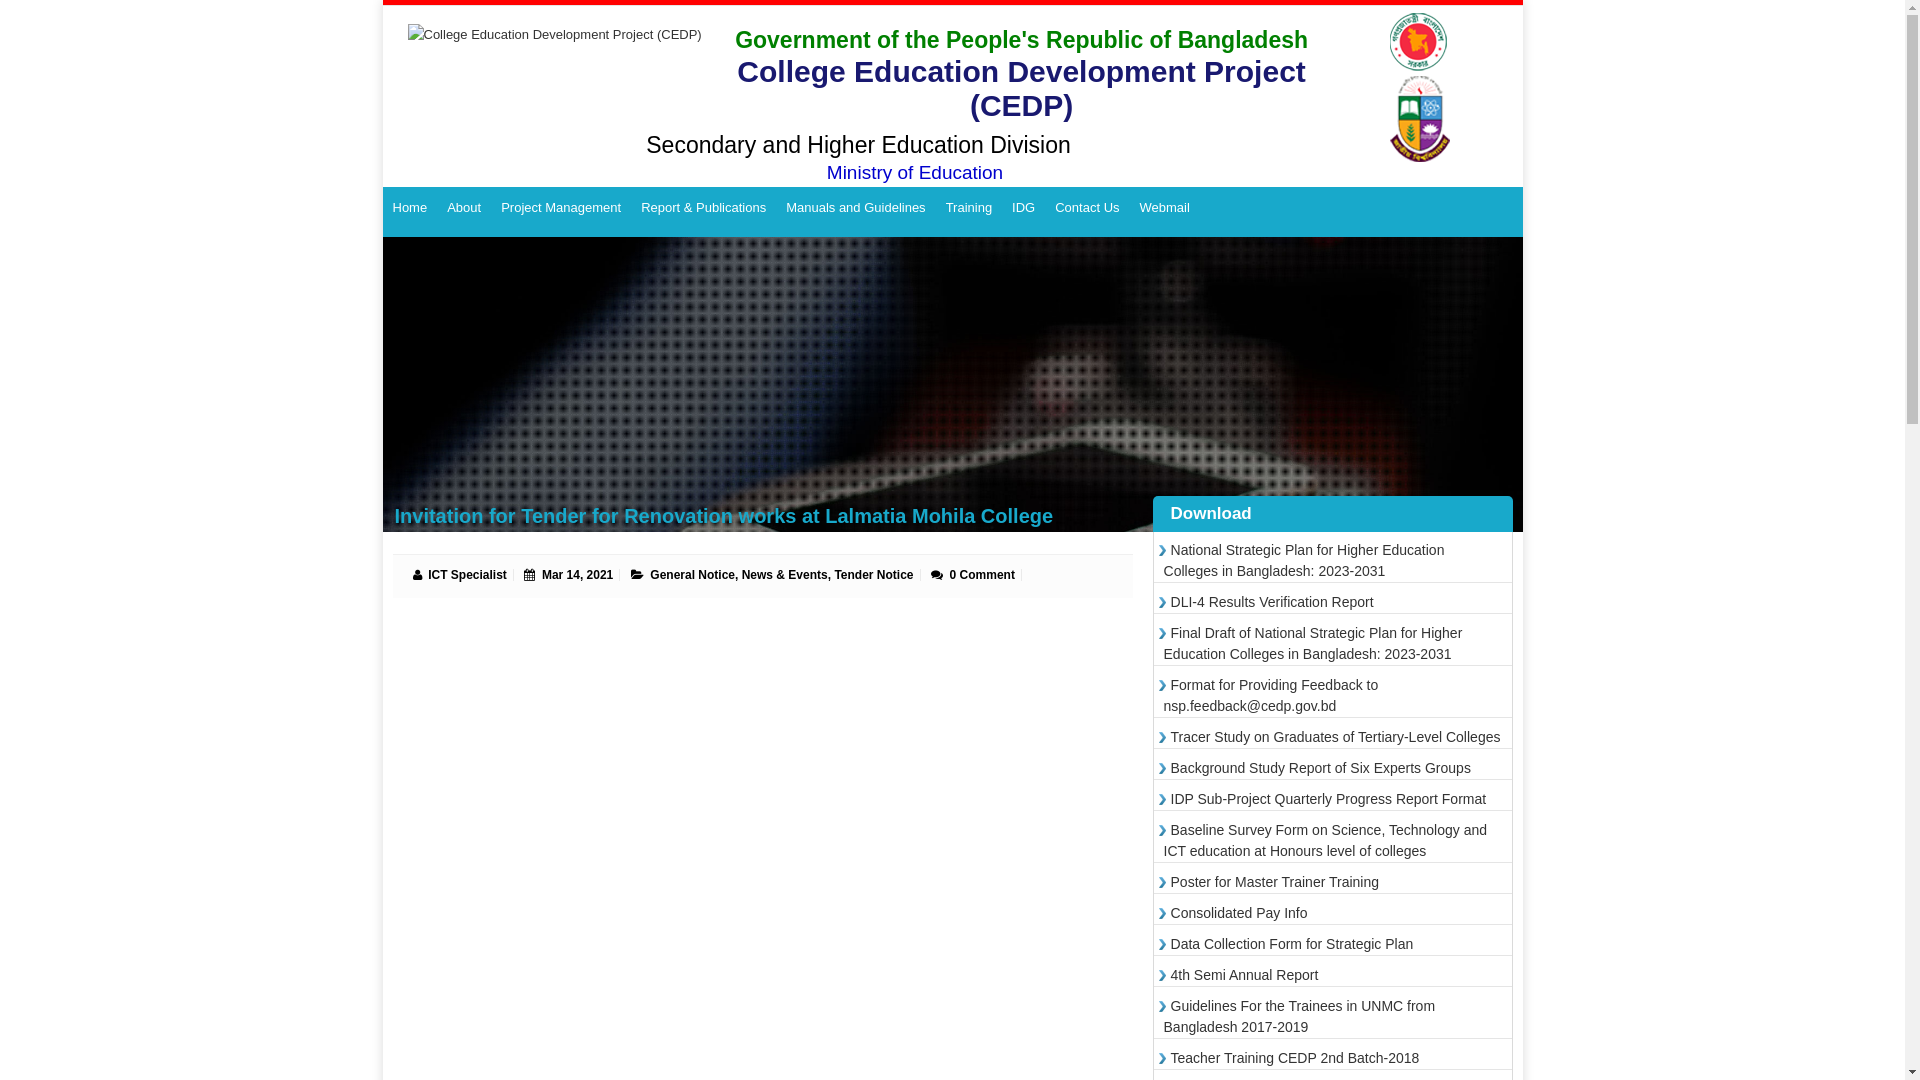  I want to click on 'Format for Providing Feedback to nsp.feedback@cedp.gov.bd', so click(1270, 694).